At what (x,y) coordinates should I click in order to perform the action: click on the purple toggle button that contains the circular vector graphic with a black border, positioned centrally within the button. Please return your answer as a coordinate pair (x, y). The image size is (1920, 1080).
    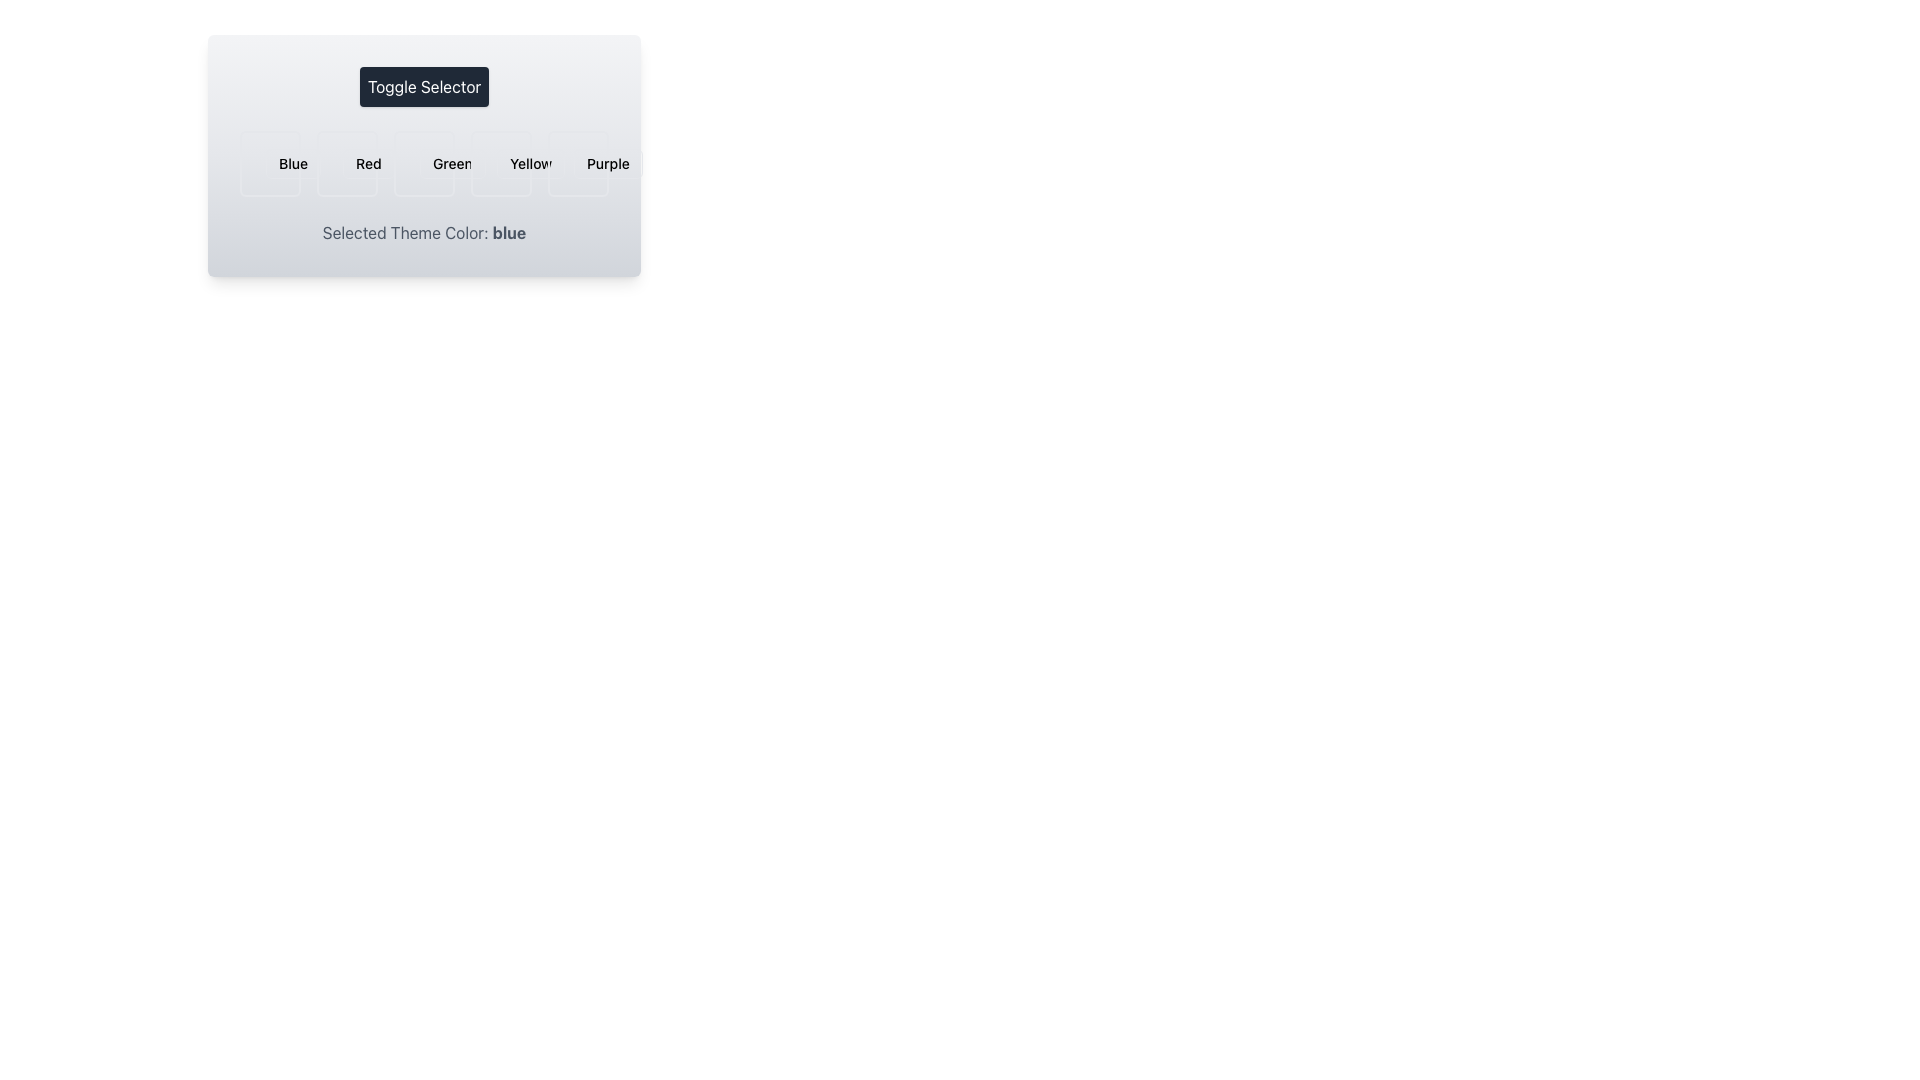
    Looking at the image, I should click on (576, 164).